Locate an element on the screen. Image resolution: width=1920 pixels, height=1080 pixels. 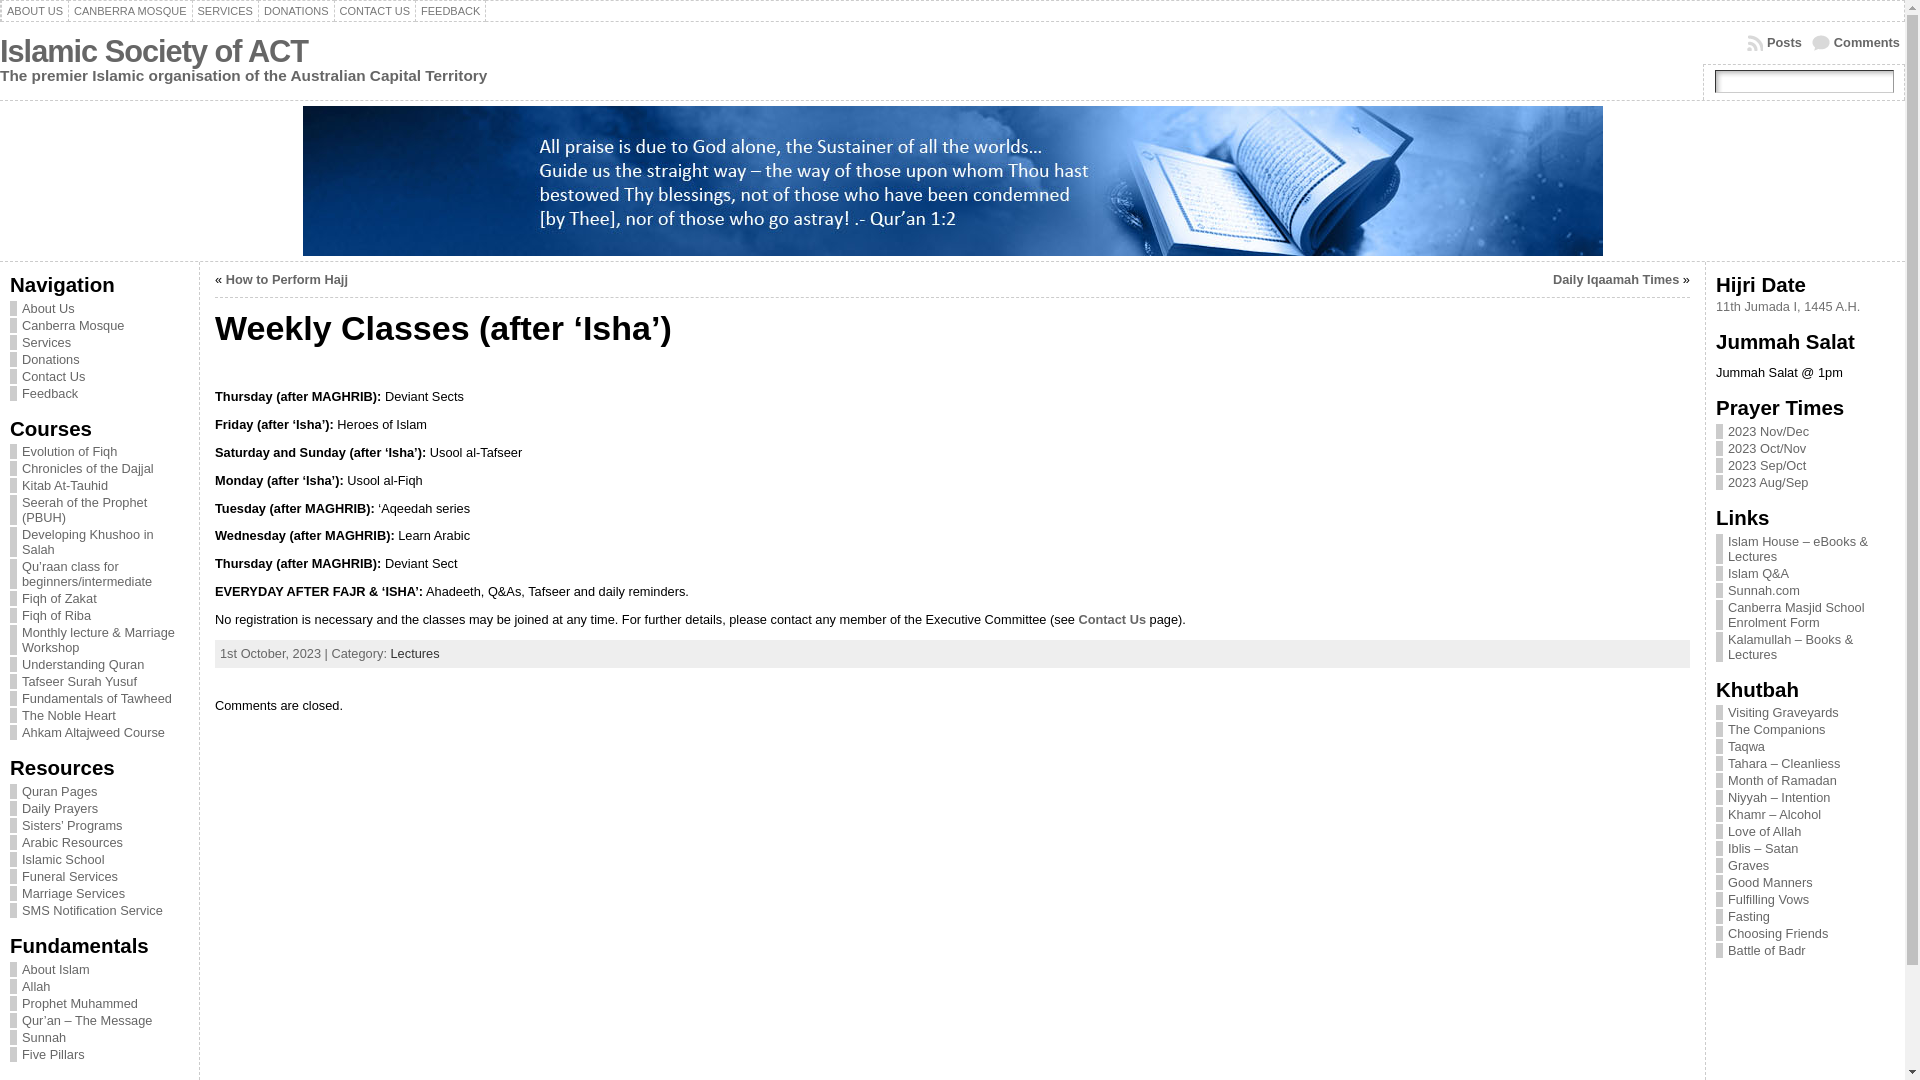
'Battle of Badr' is located at coordinates (1766, 949).